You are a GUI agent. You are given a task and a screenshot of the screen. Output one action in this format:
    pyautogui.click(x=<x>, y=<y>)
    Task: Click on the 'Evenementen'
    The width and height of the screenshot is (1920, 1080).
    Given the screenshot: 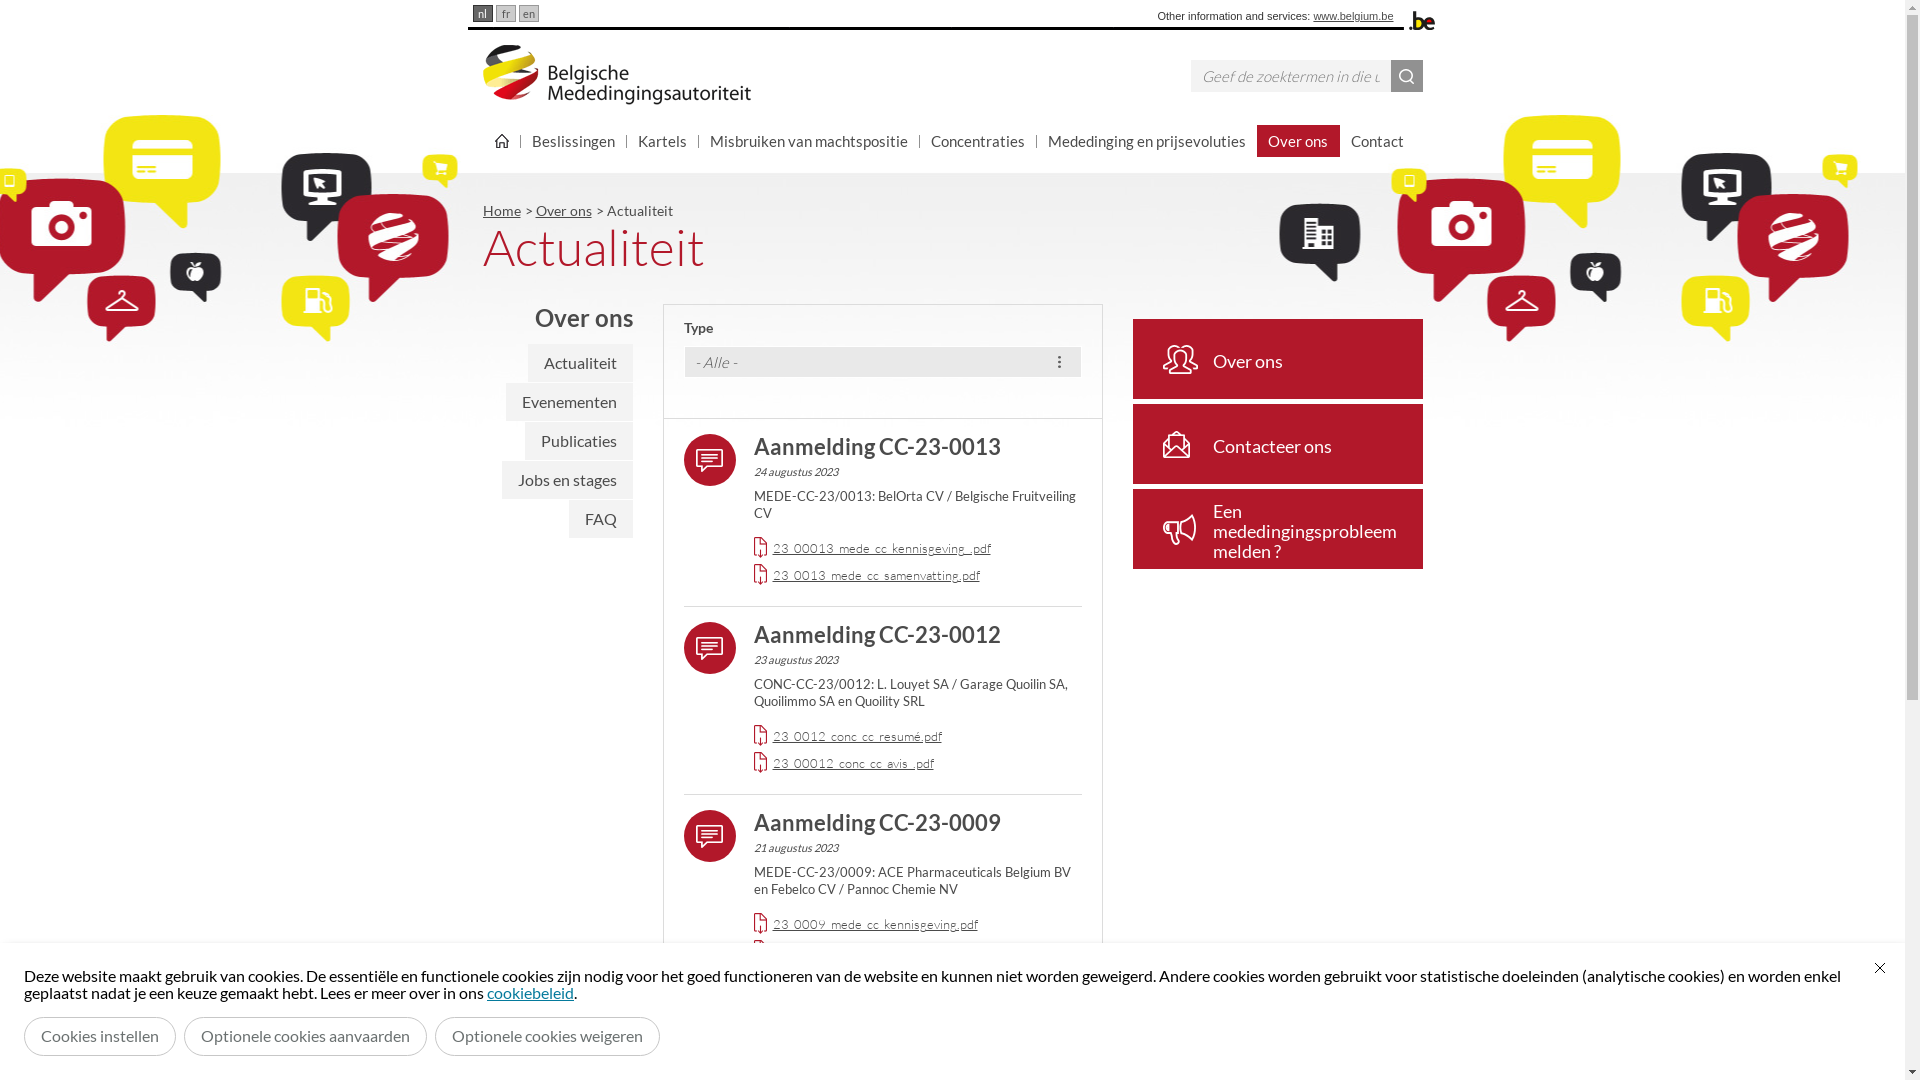 What is the action you would take?
    pyautogui.click(x=568, y=401)
    